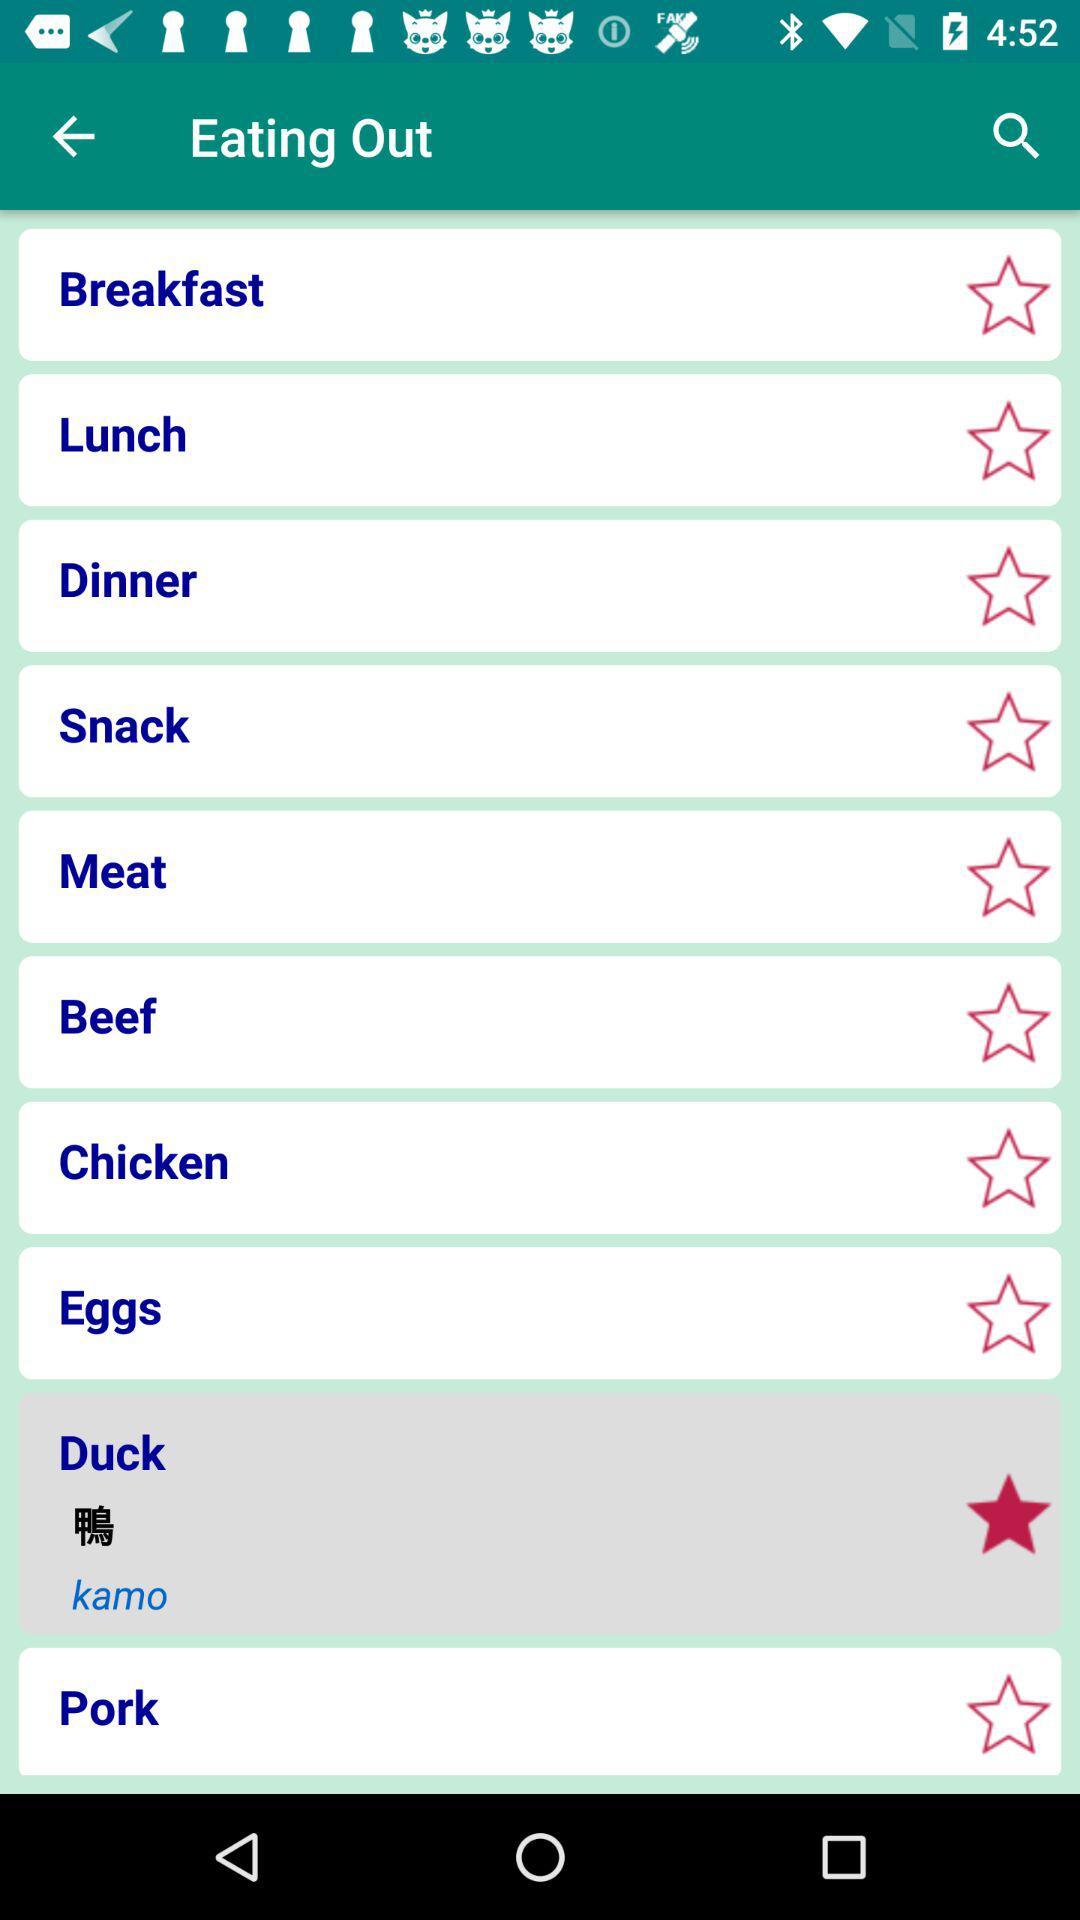  I want to click on star your rewedding, so click(1008, 1313).